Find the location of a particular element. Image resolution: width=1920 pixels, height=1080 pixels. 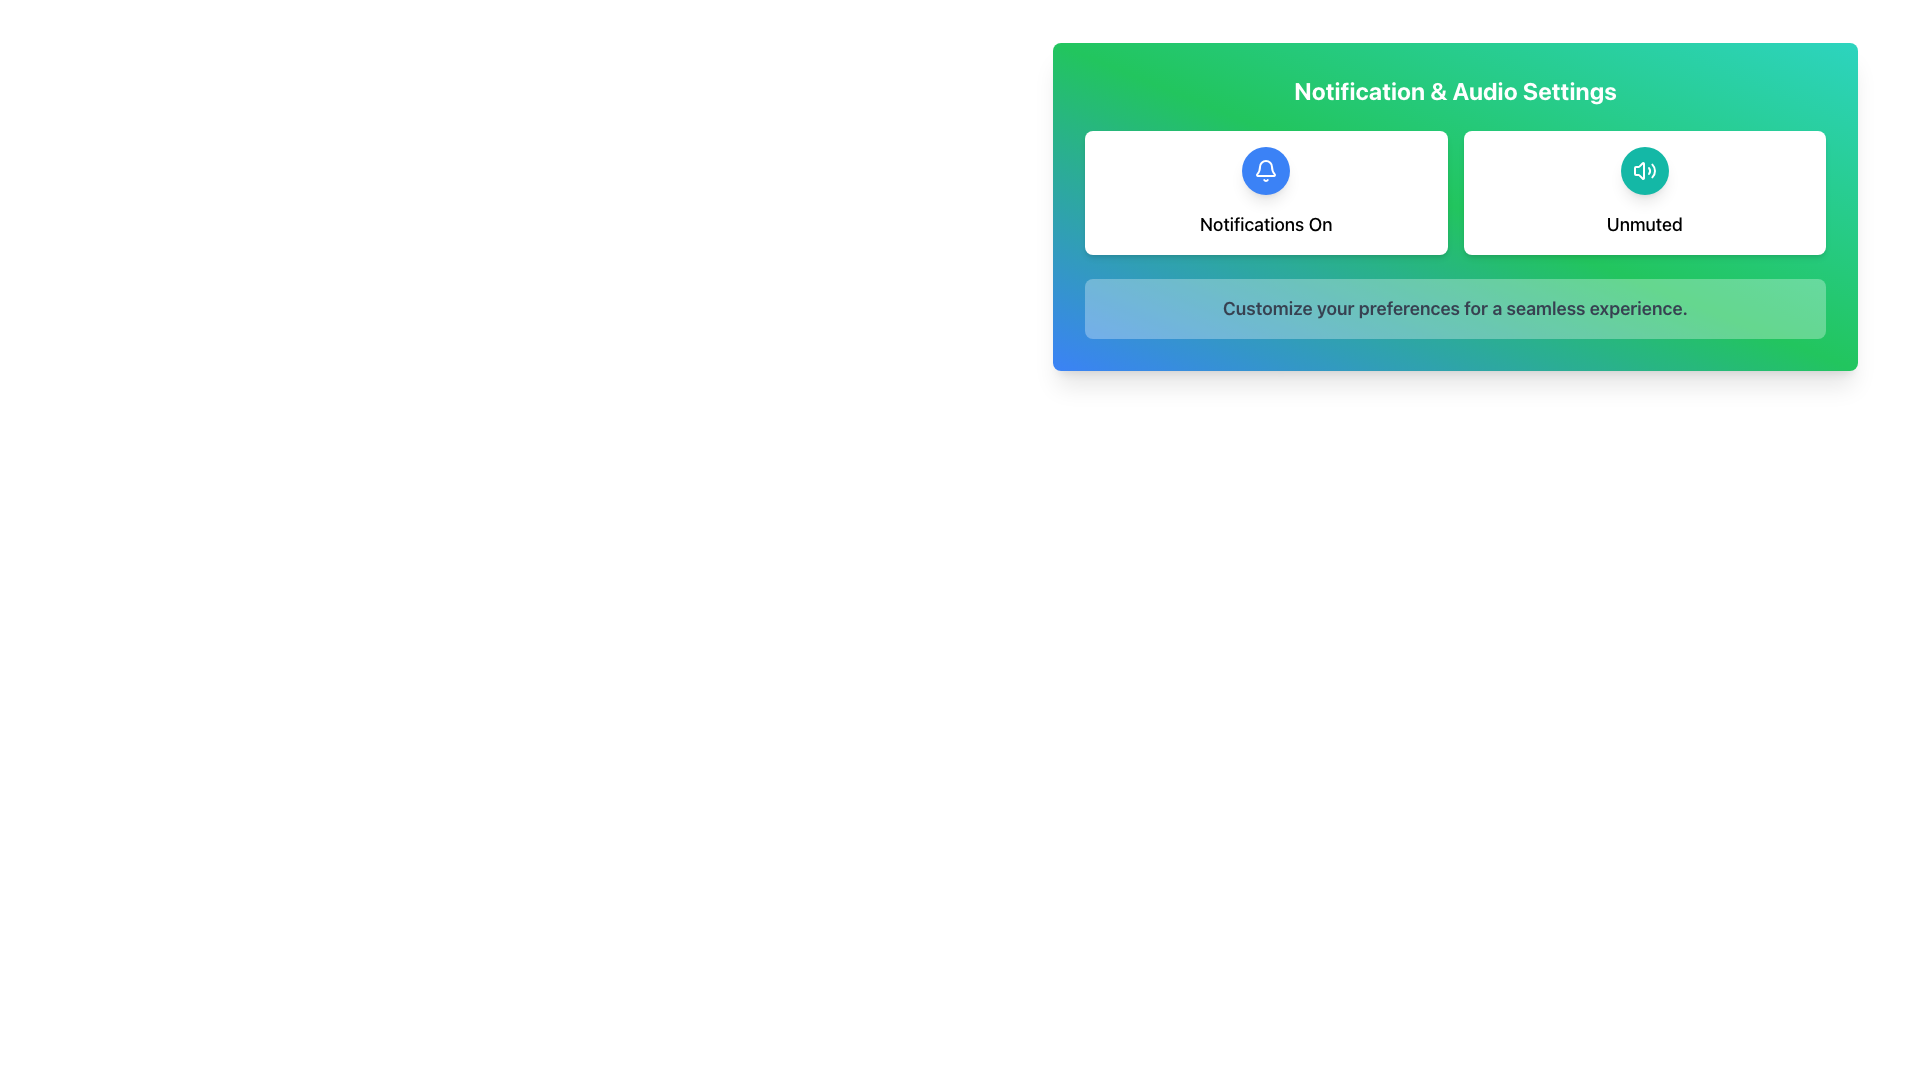

information displayed in the header section for the 'Notification & Audio Settings', which is located at the top-center of the settings section is located at coordinates (1455, 207).